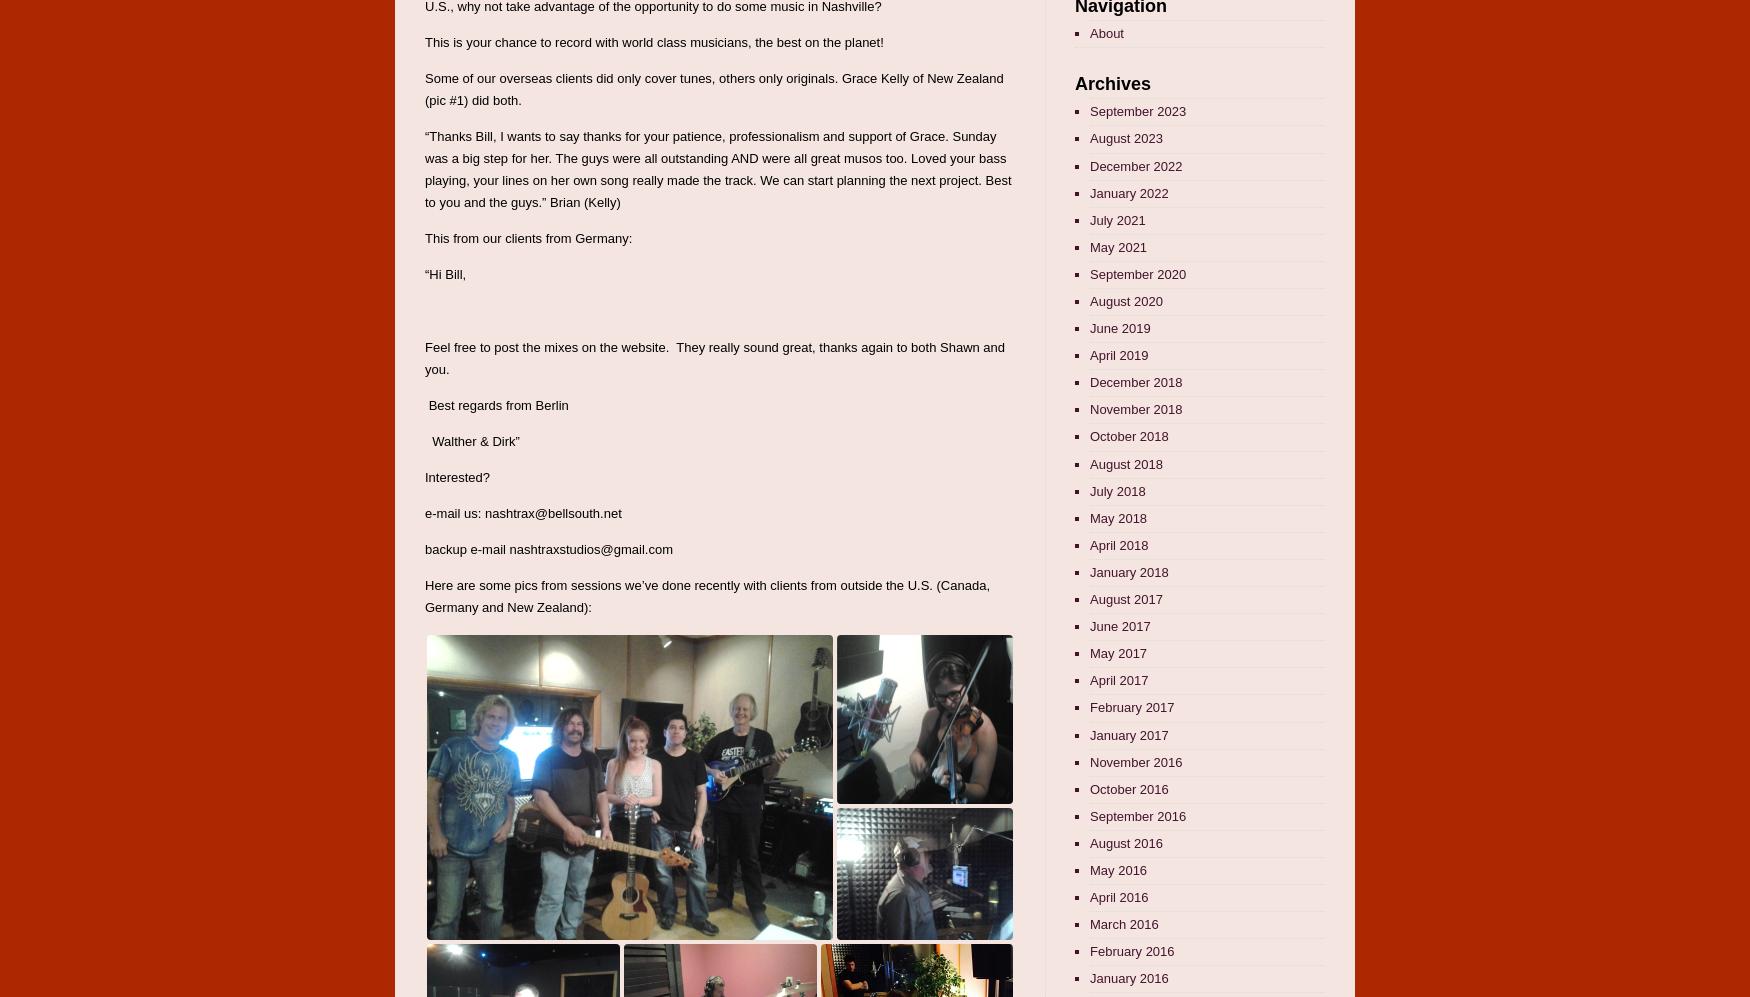 The image size is (1750, 997). What do you see at coordinates (1125, 137) in the screenshot?
I see `'August 2023'` at bounding box center [1125, 137].